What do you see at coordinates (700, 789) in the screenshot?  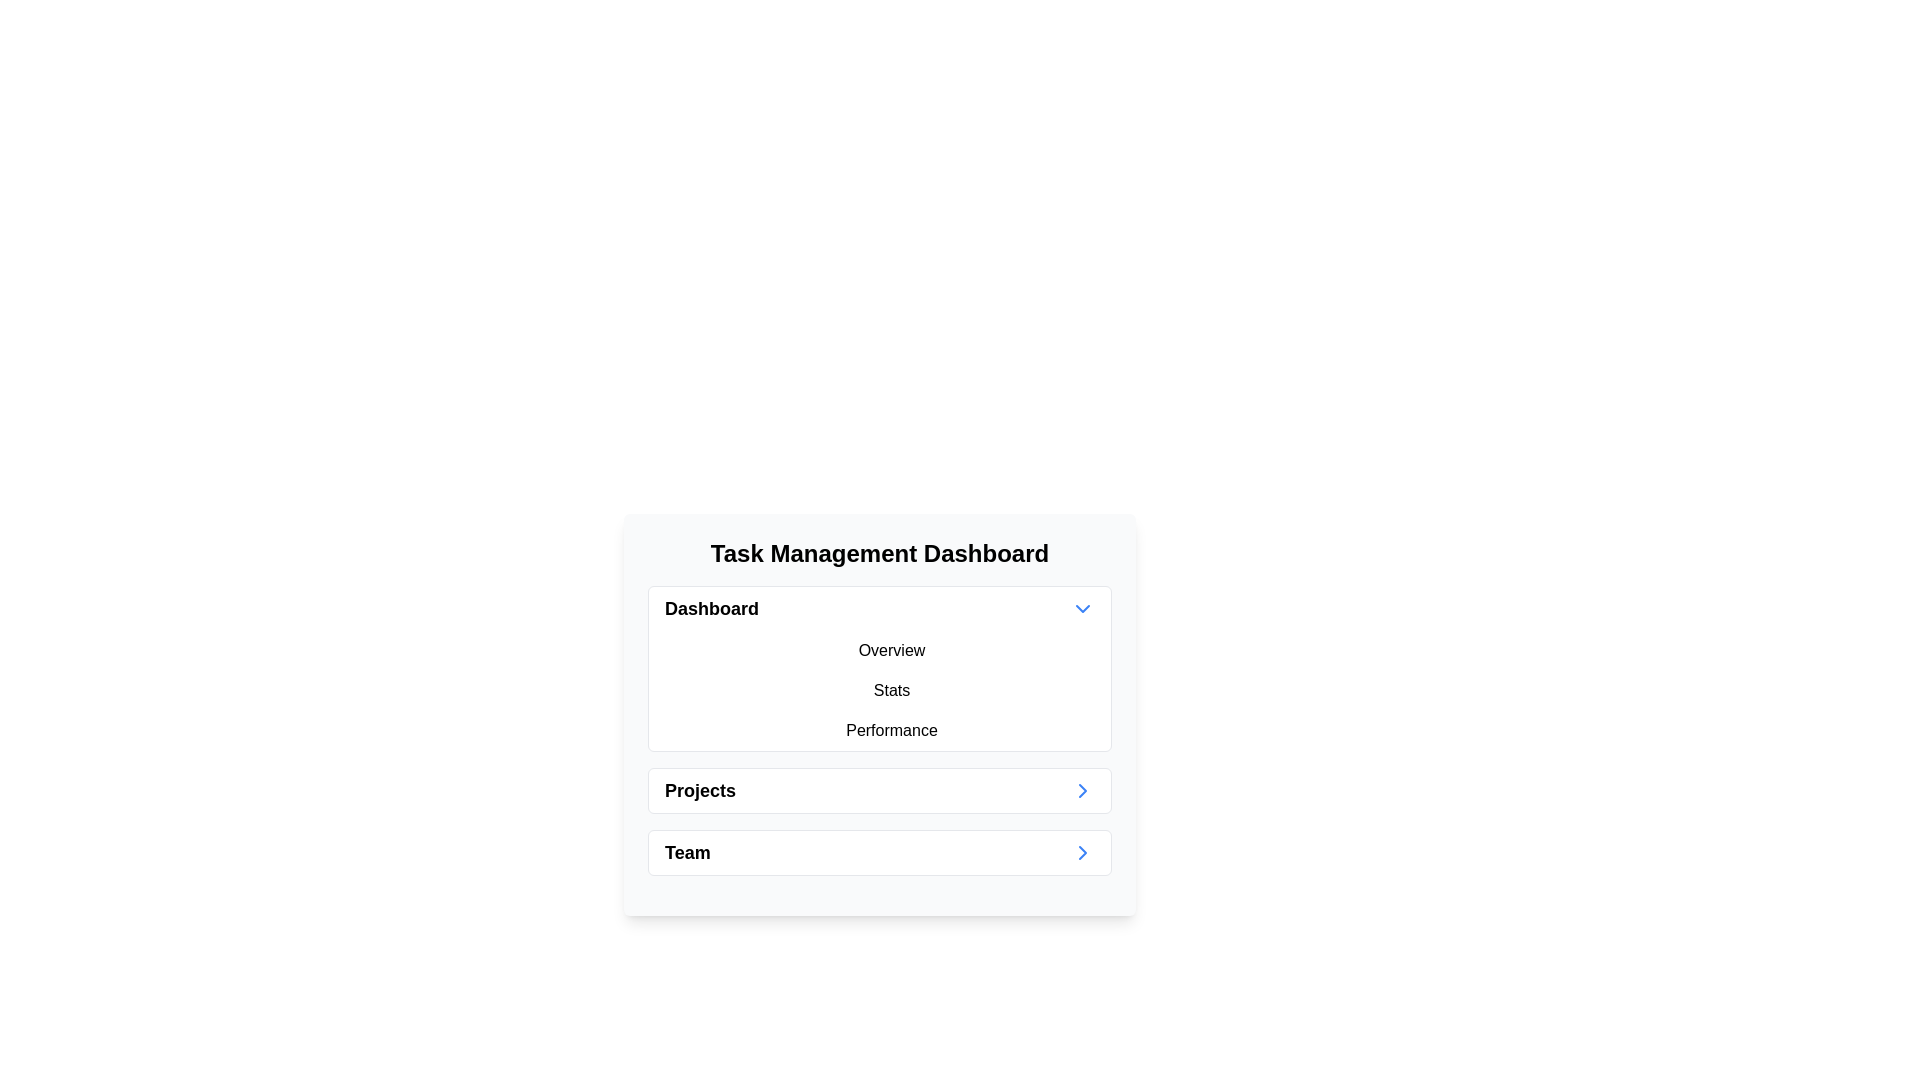 I see `the 'Projects' text label located under the 'Task Management Dashboard' header in the menu, which is the second list item and is positioned above the 'Team' list item` at bounding box center [700, 789].